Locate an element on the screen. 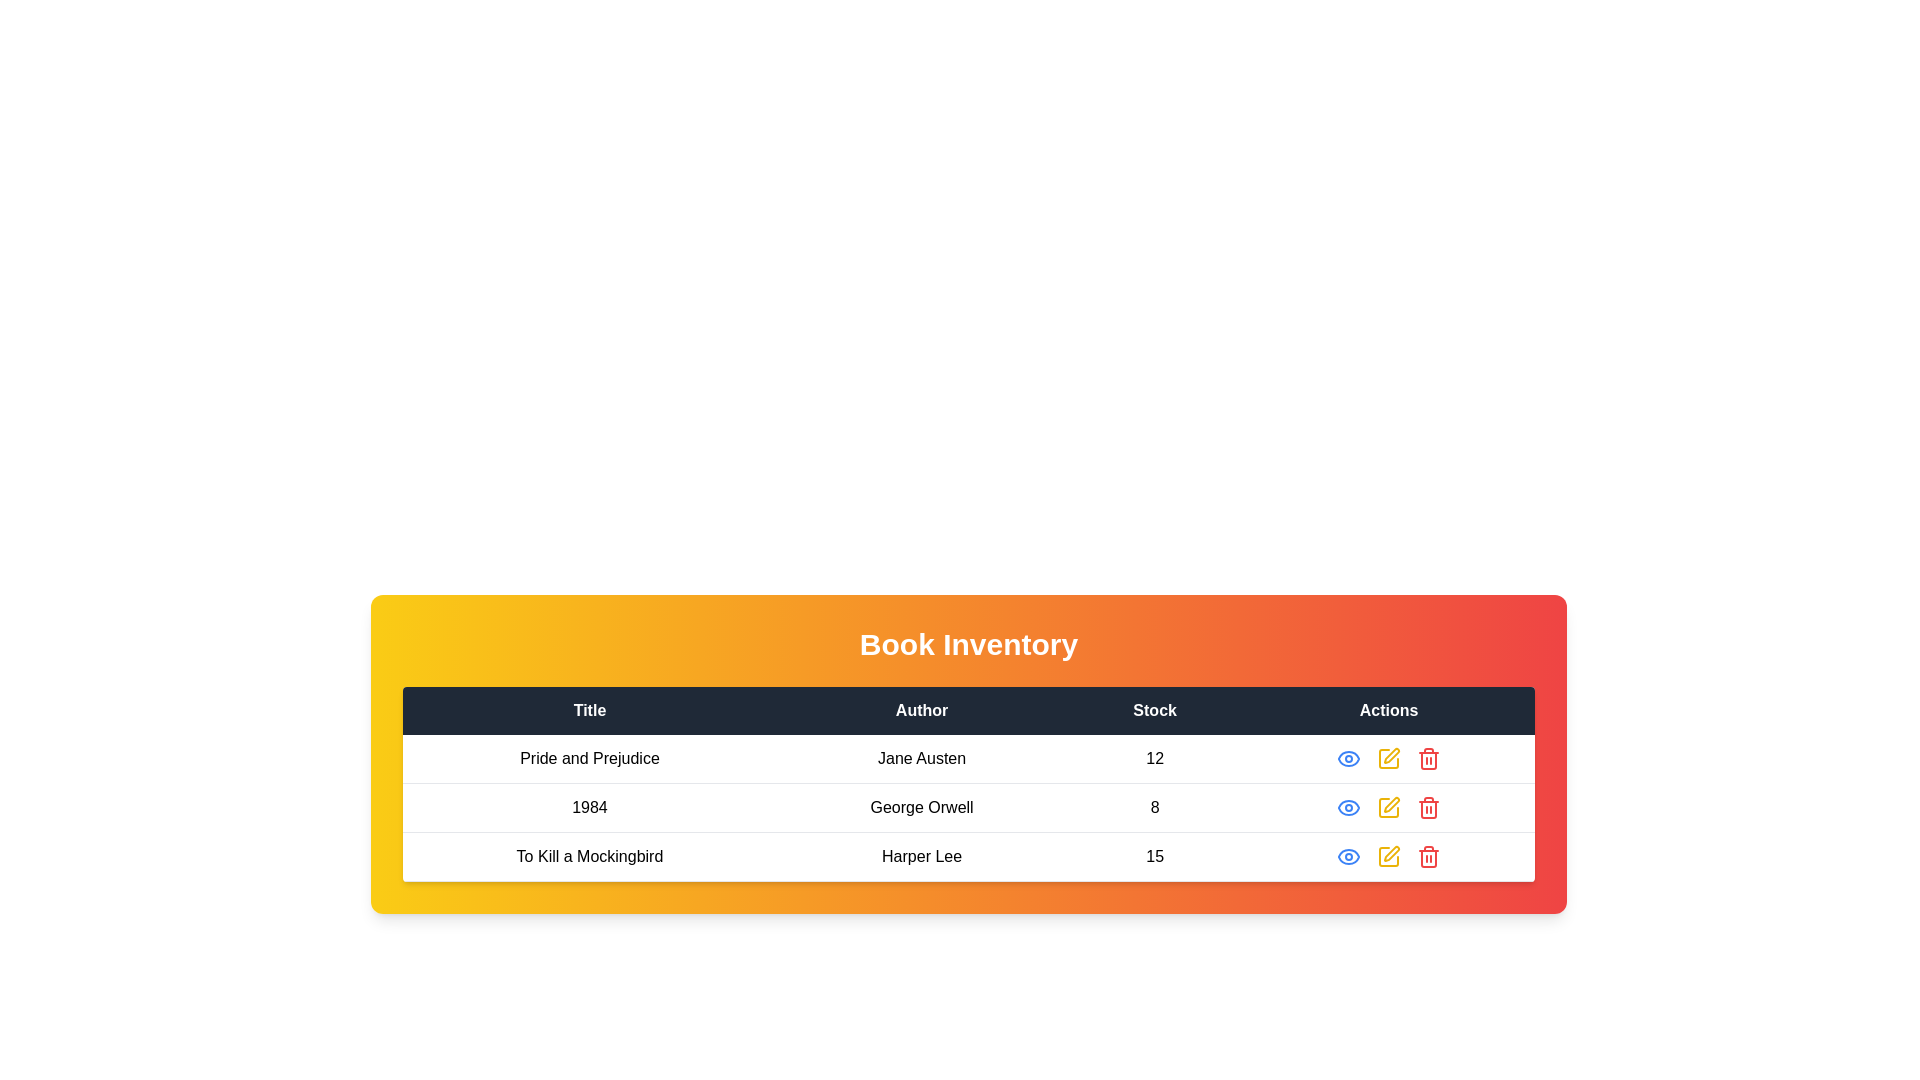  the red outlined trash icon button in the Actions column of the second row, which is associated with the book titled '1984', to observe its interactive styling is located at coordinates (1428, 806).